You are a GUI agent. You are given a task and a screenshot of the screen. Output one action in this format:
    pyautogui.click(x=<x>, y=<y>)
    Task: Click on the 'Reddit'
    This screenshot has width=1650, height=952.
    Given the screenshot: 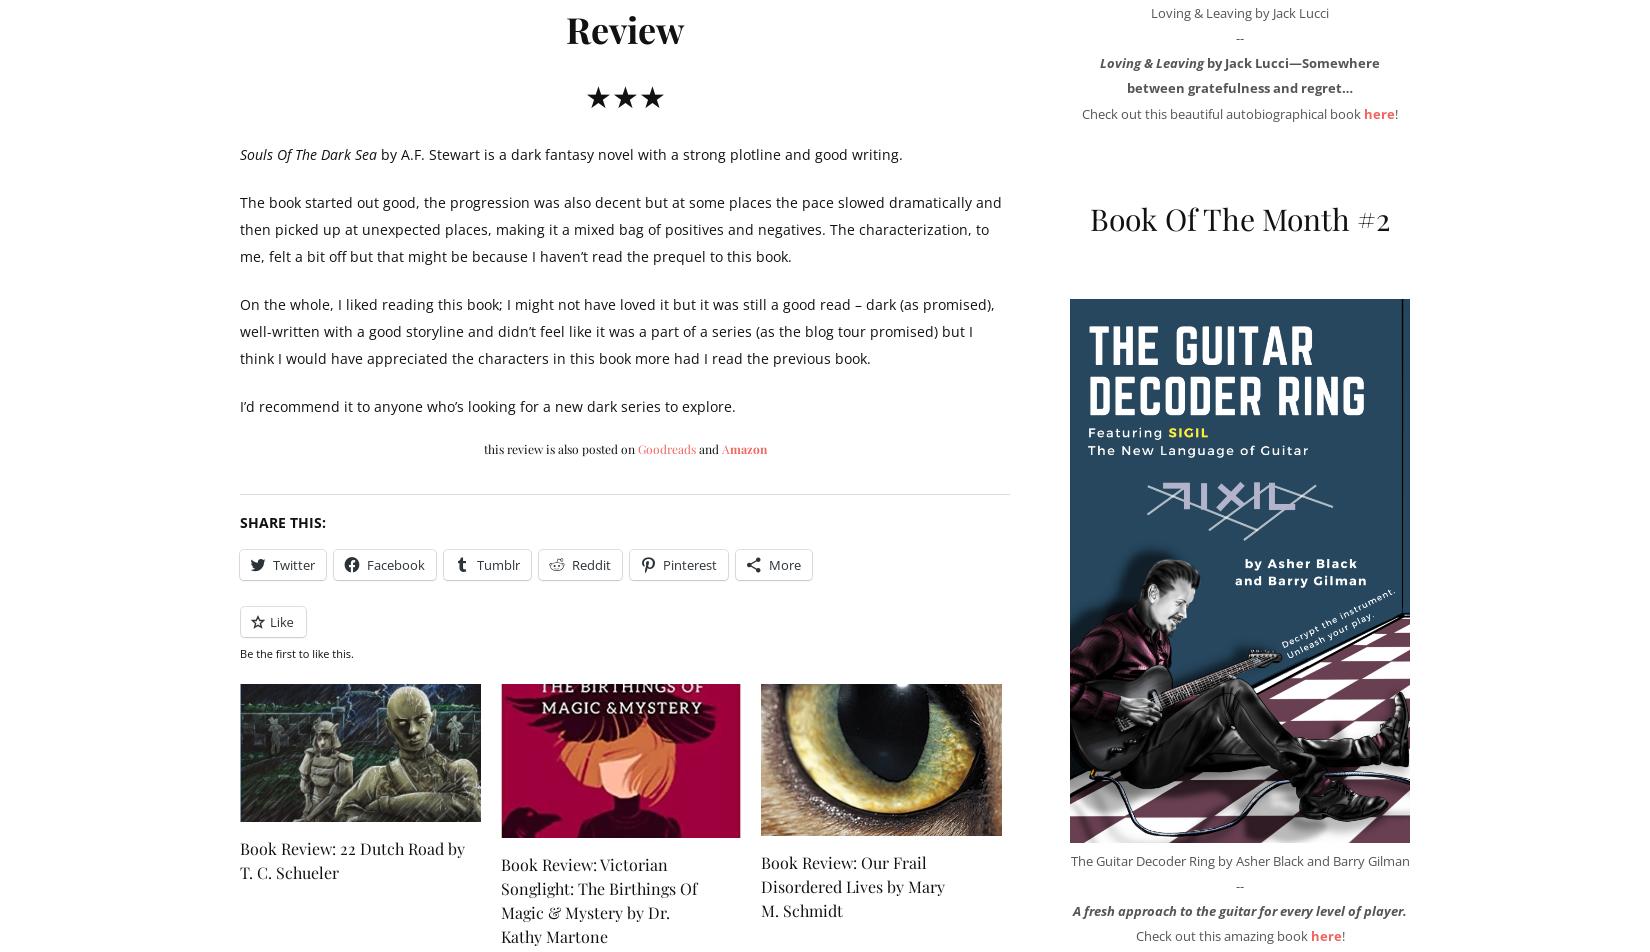 What is the action you would take?
    pyautogui.click(x=590, y=565)
    